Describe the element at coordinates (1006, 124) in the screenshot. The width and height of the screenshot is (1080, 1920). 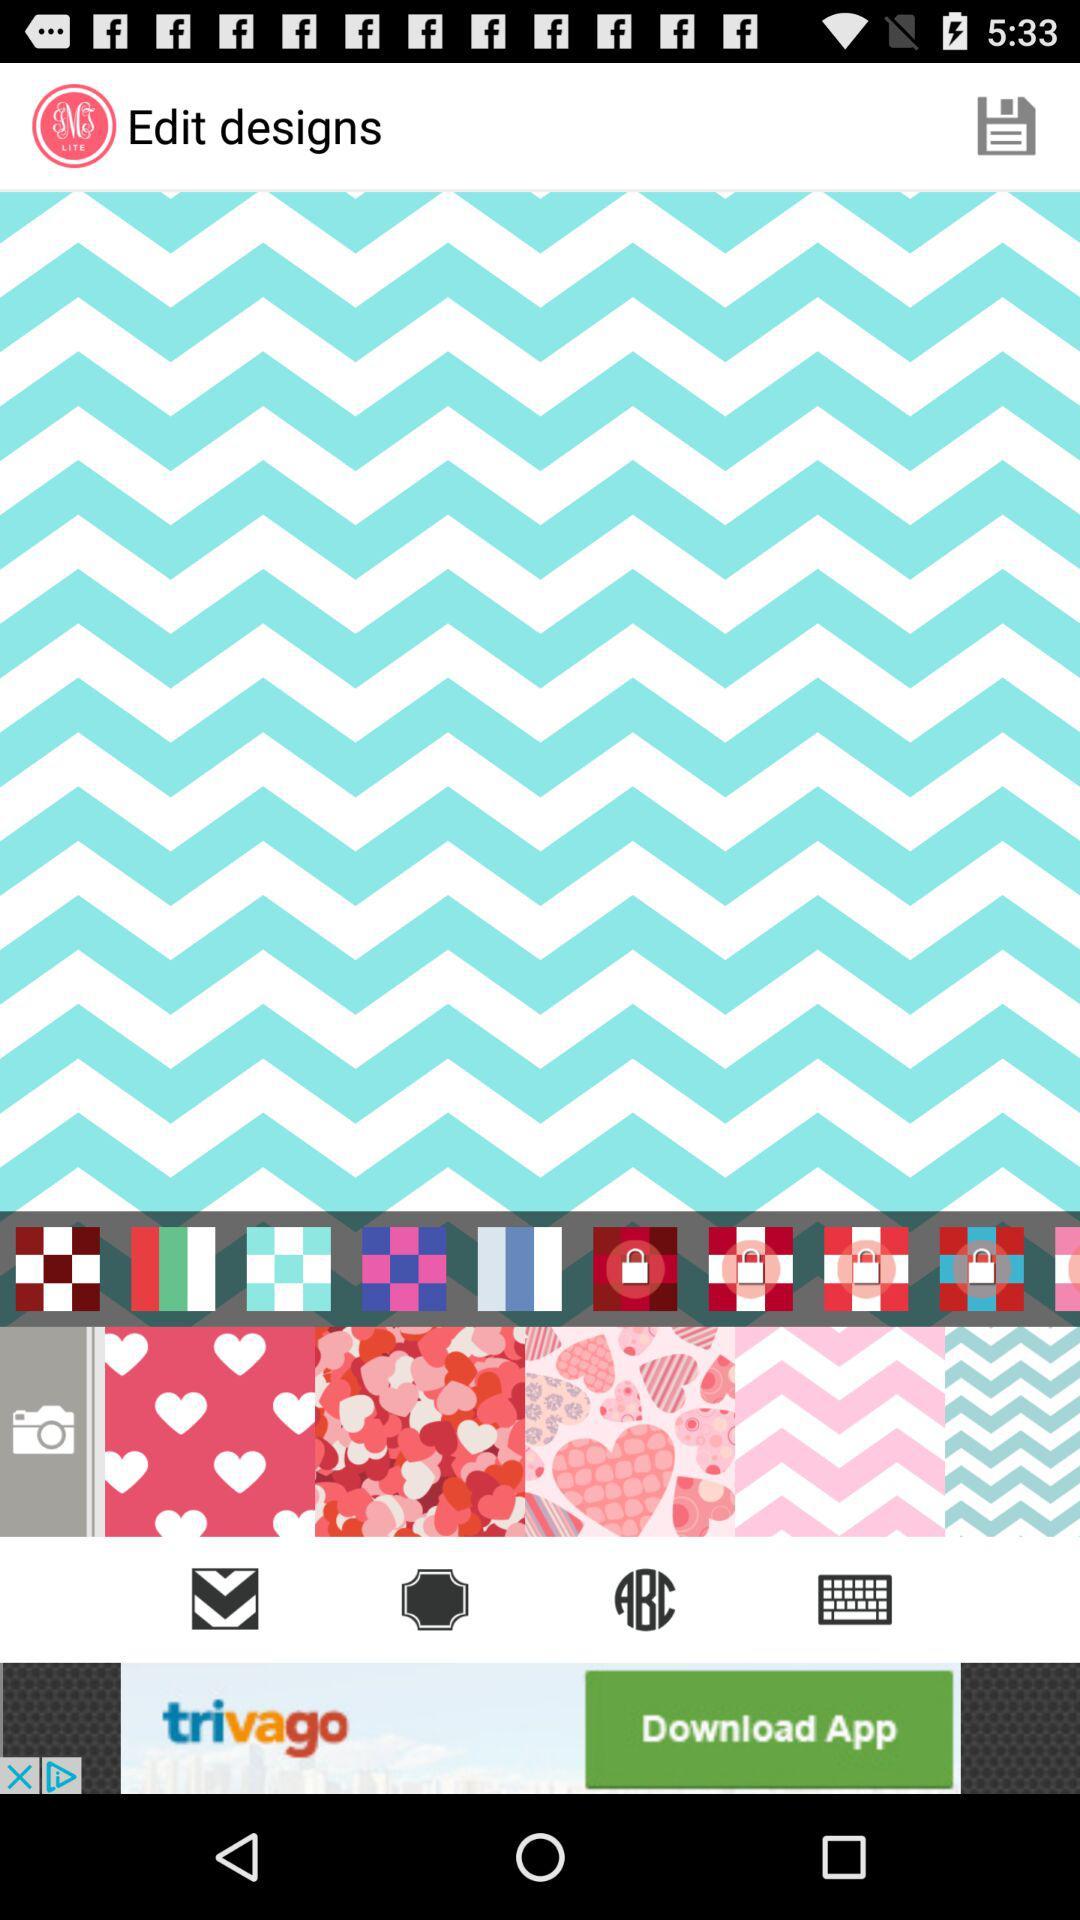
I see `the app to the right of edit designs app` at that location.